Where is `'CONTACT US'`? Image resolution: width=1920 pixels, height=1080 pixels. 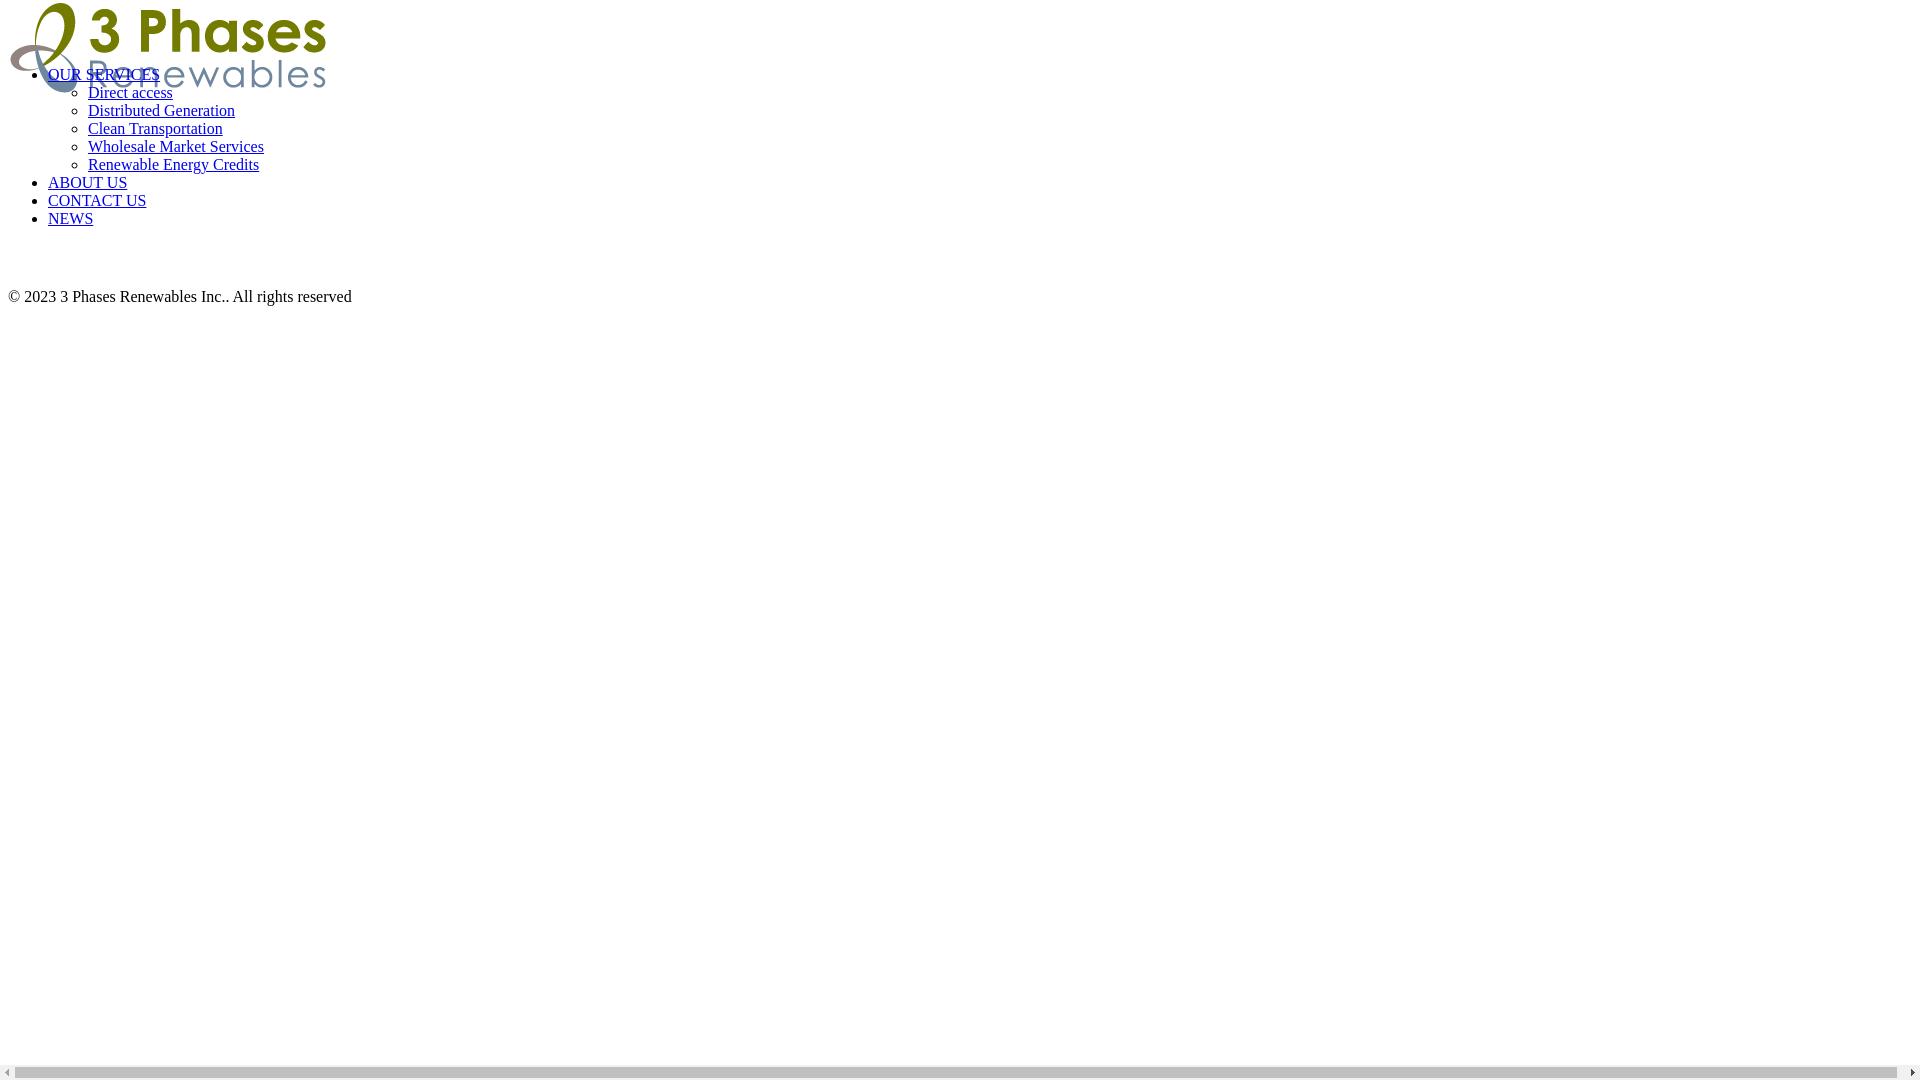
'CONTACT US' is located at coordinates (968, 126).